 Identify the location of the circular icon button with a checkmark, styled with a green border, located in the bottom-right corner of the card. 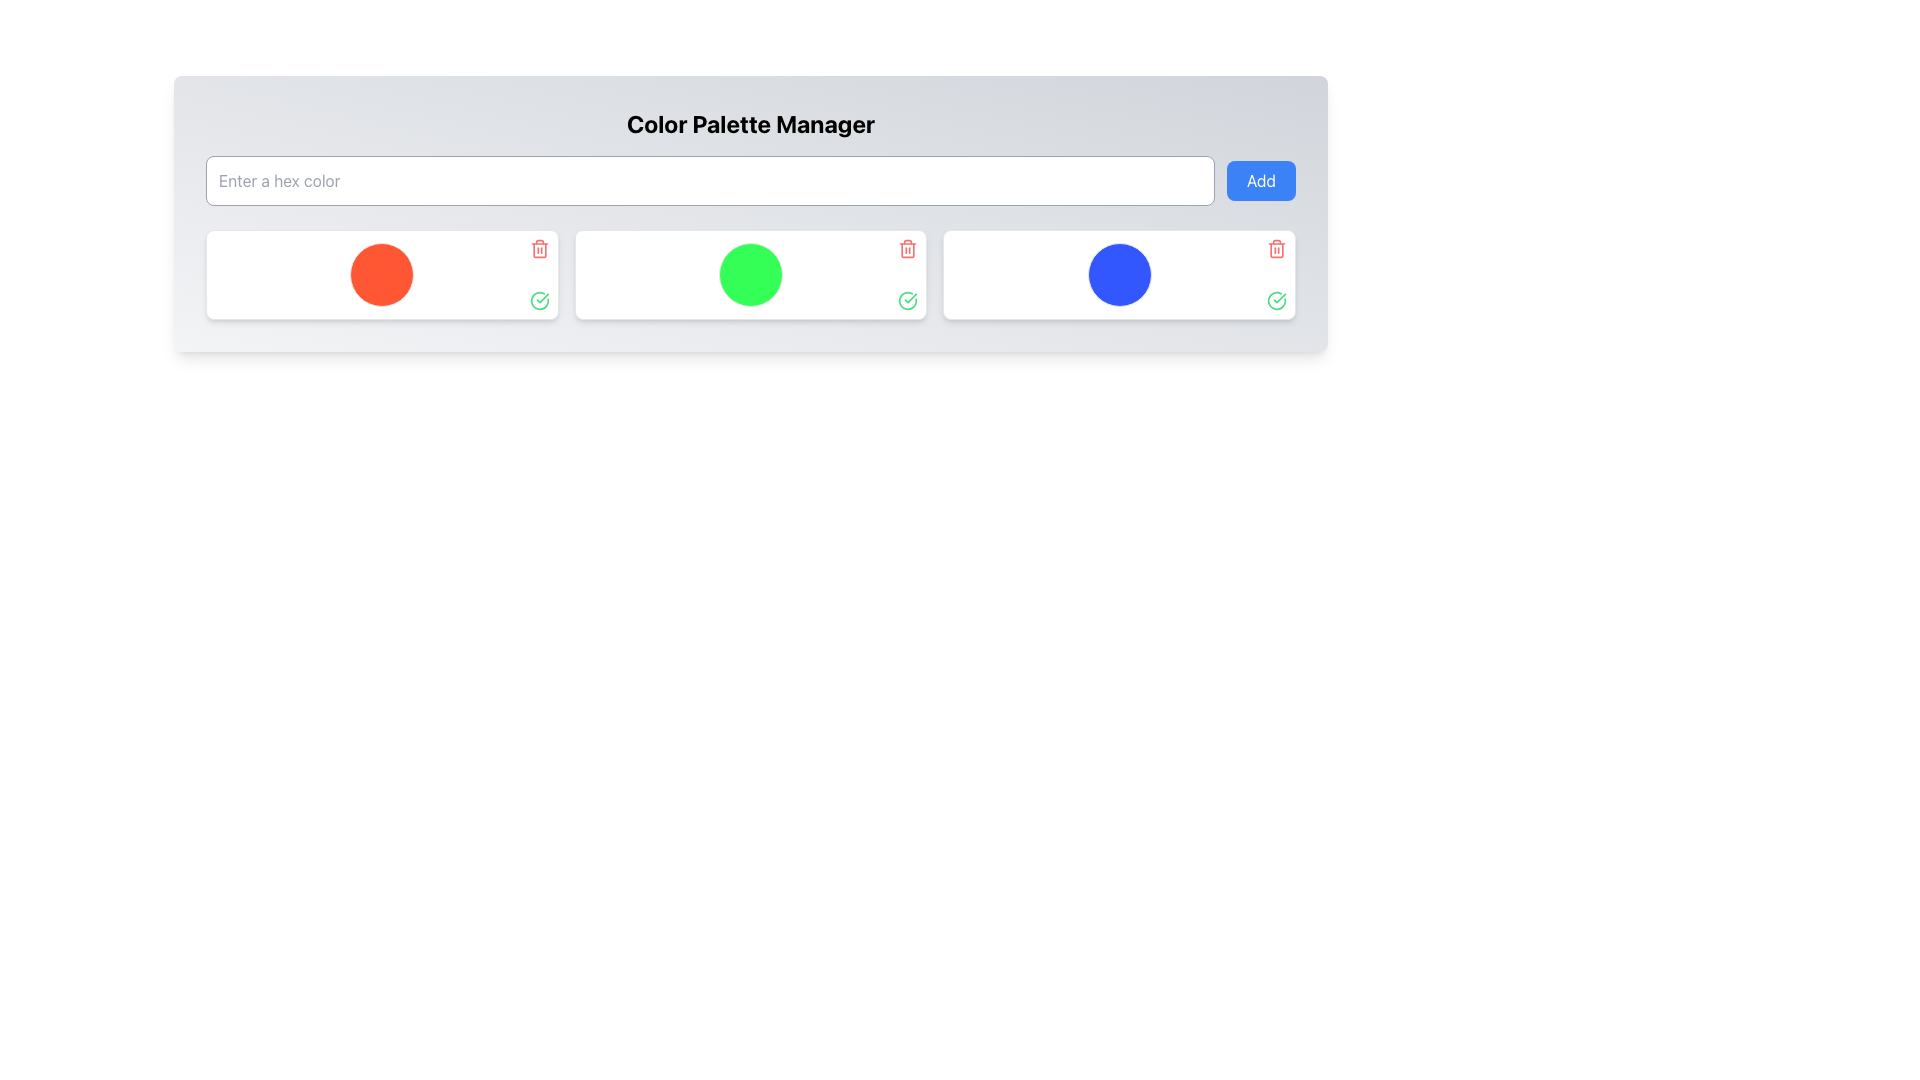
(539, 300).